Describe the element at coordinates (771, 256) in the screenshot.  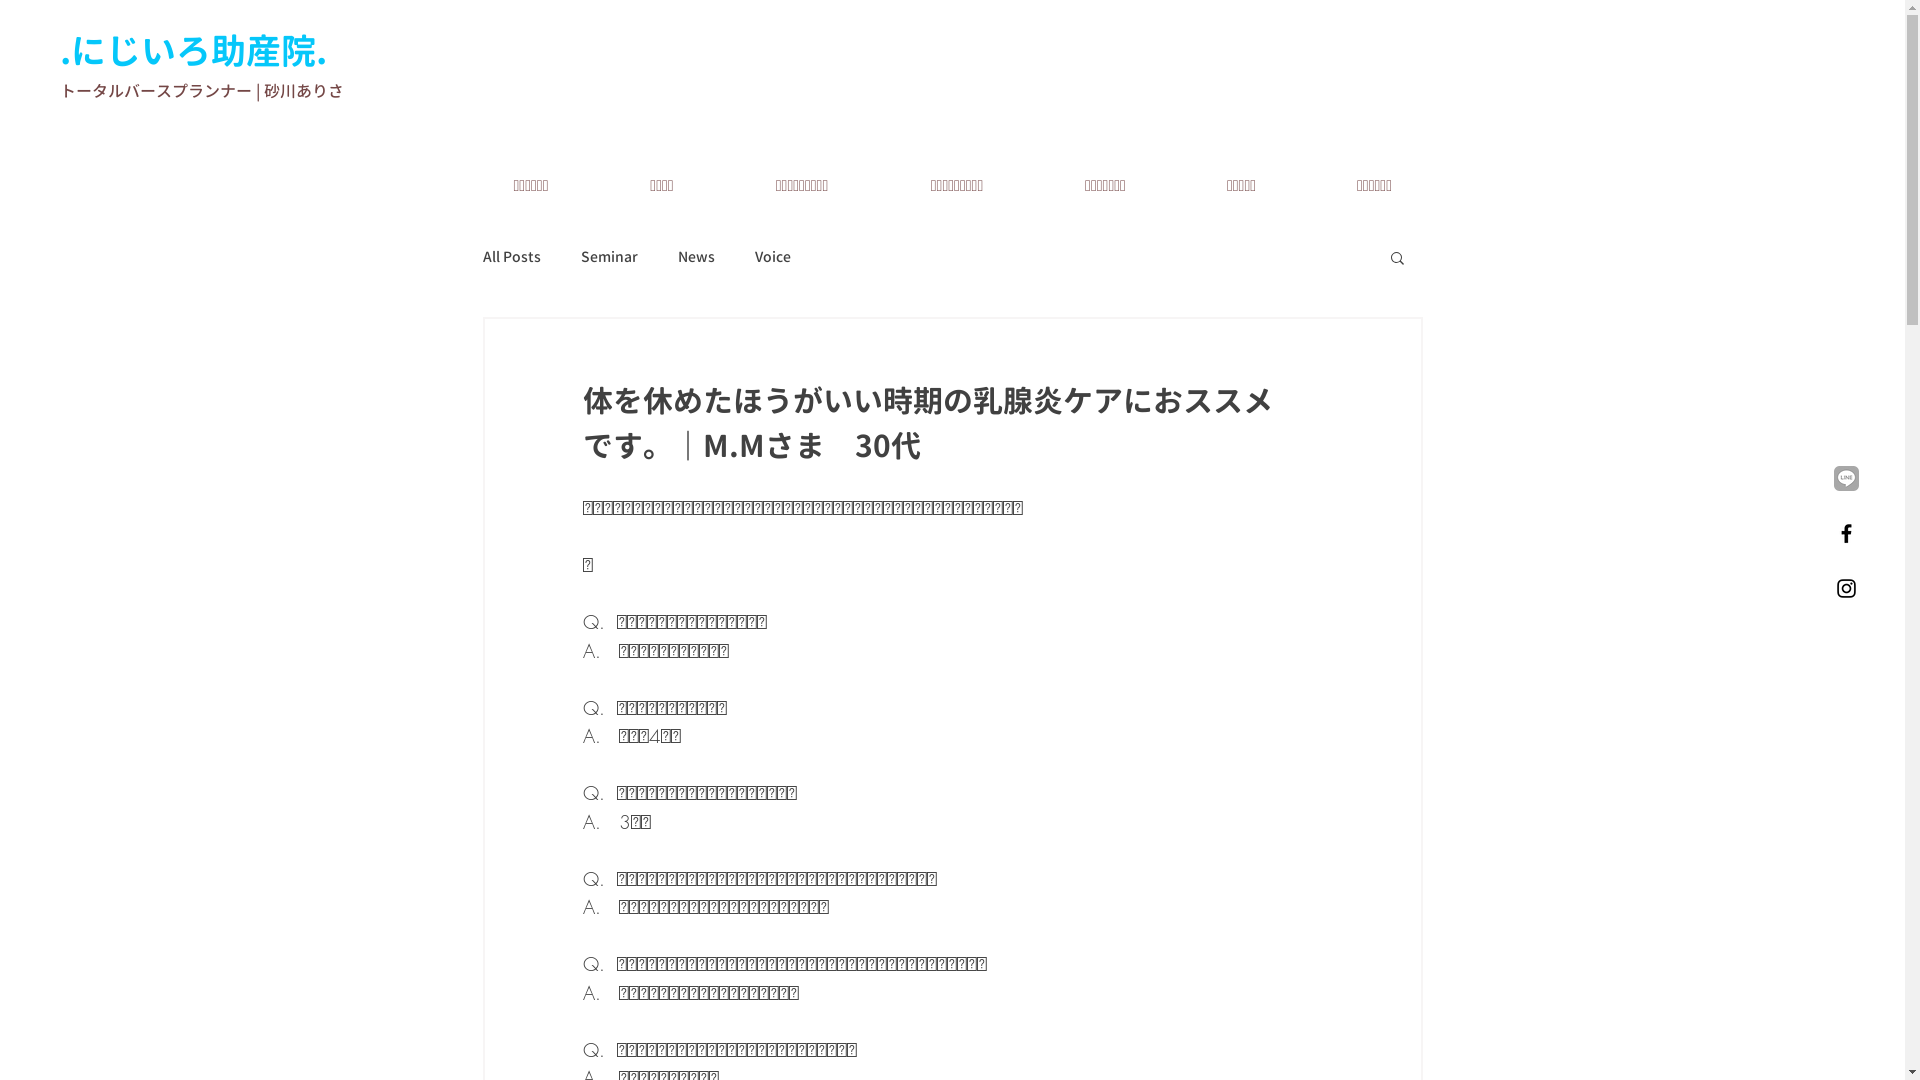
I see `'Voice'` at that location.